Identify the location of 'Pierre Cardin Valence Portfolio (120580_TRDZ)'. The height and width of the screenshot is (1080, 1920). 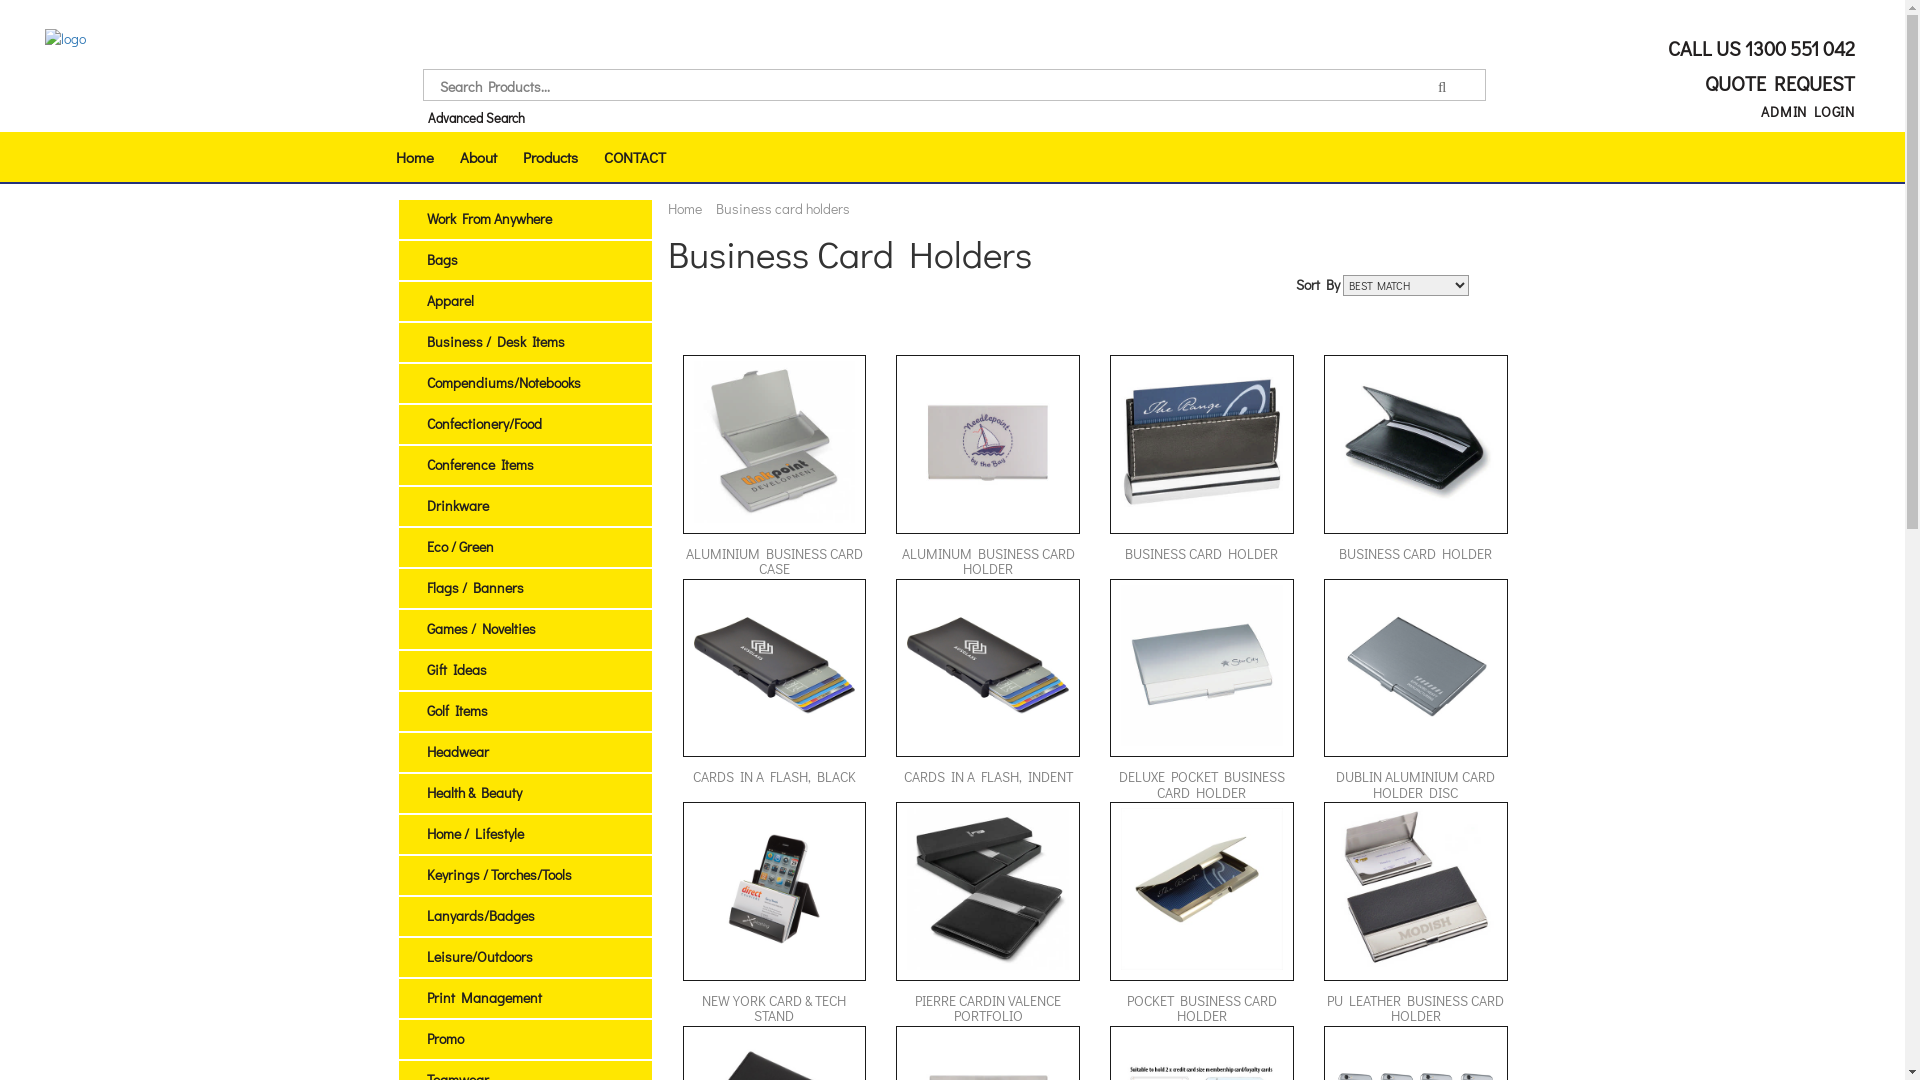
(988, 887).